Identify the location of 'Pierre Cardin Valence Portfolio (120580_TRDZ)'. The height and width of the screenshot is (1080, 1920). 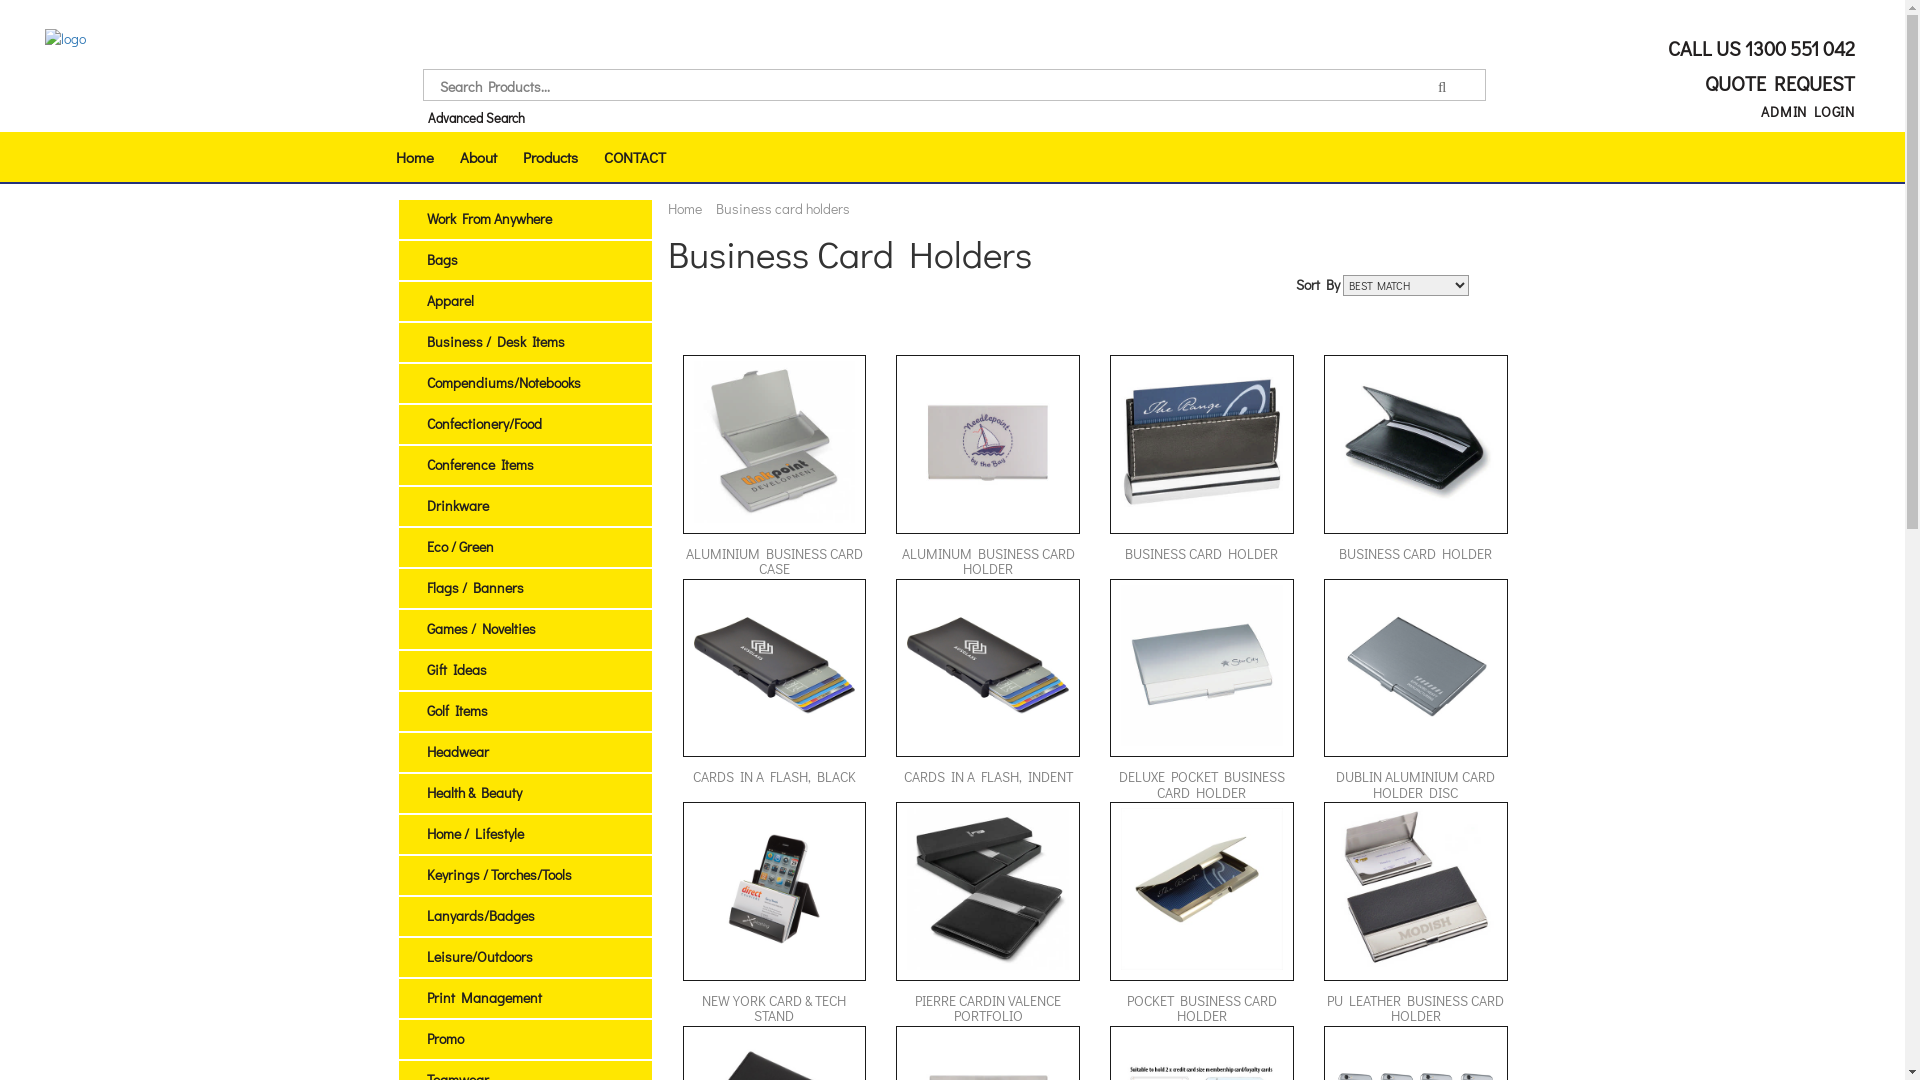
(988, 887).